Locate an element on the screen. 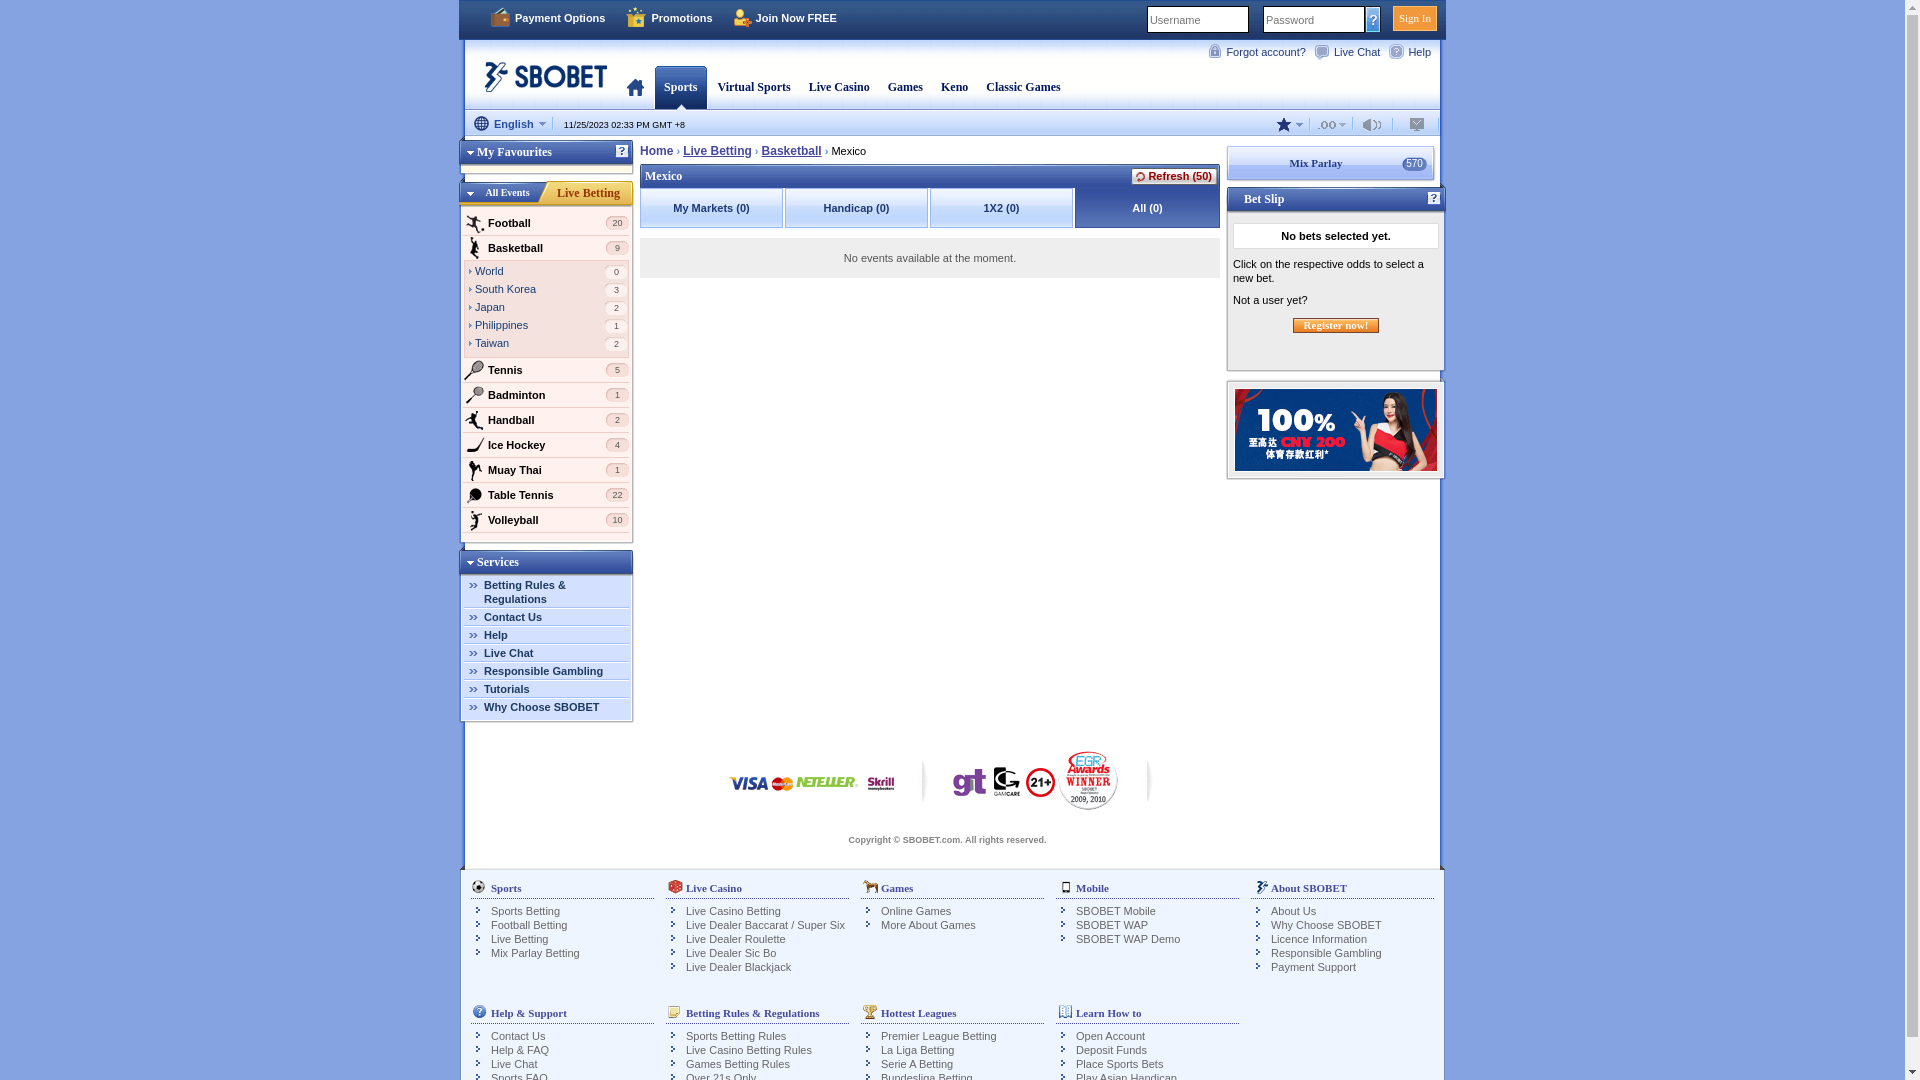 The image size is (1920, 1080). 'Philippines is located at coordinates (551, 326).